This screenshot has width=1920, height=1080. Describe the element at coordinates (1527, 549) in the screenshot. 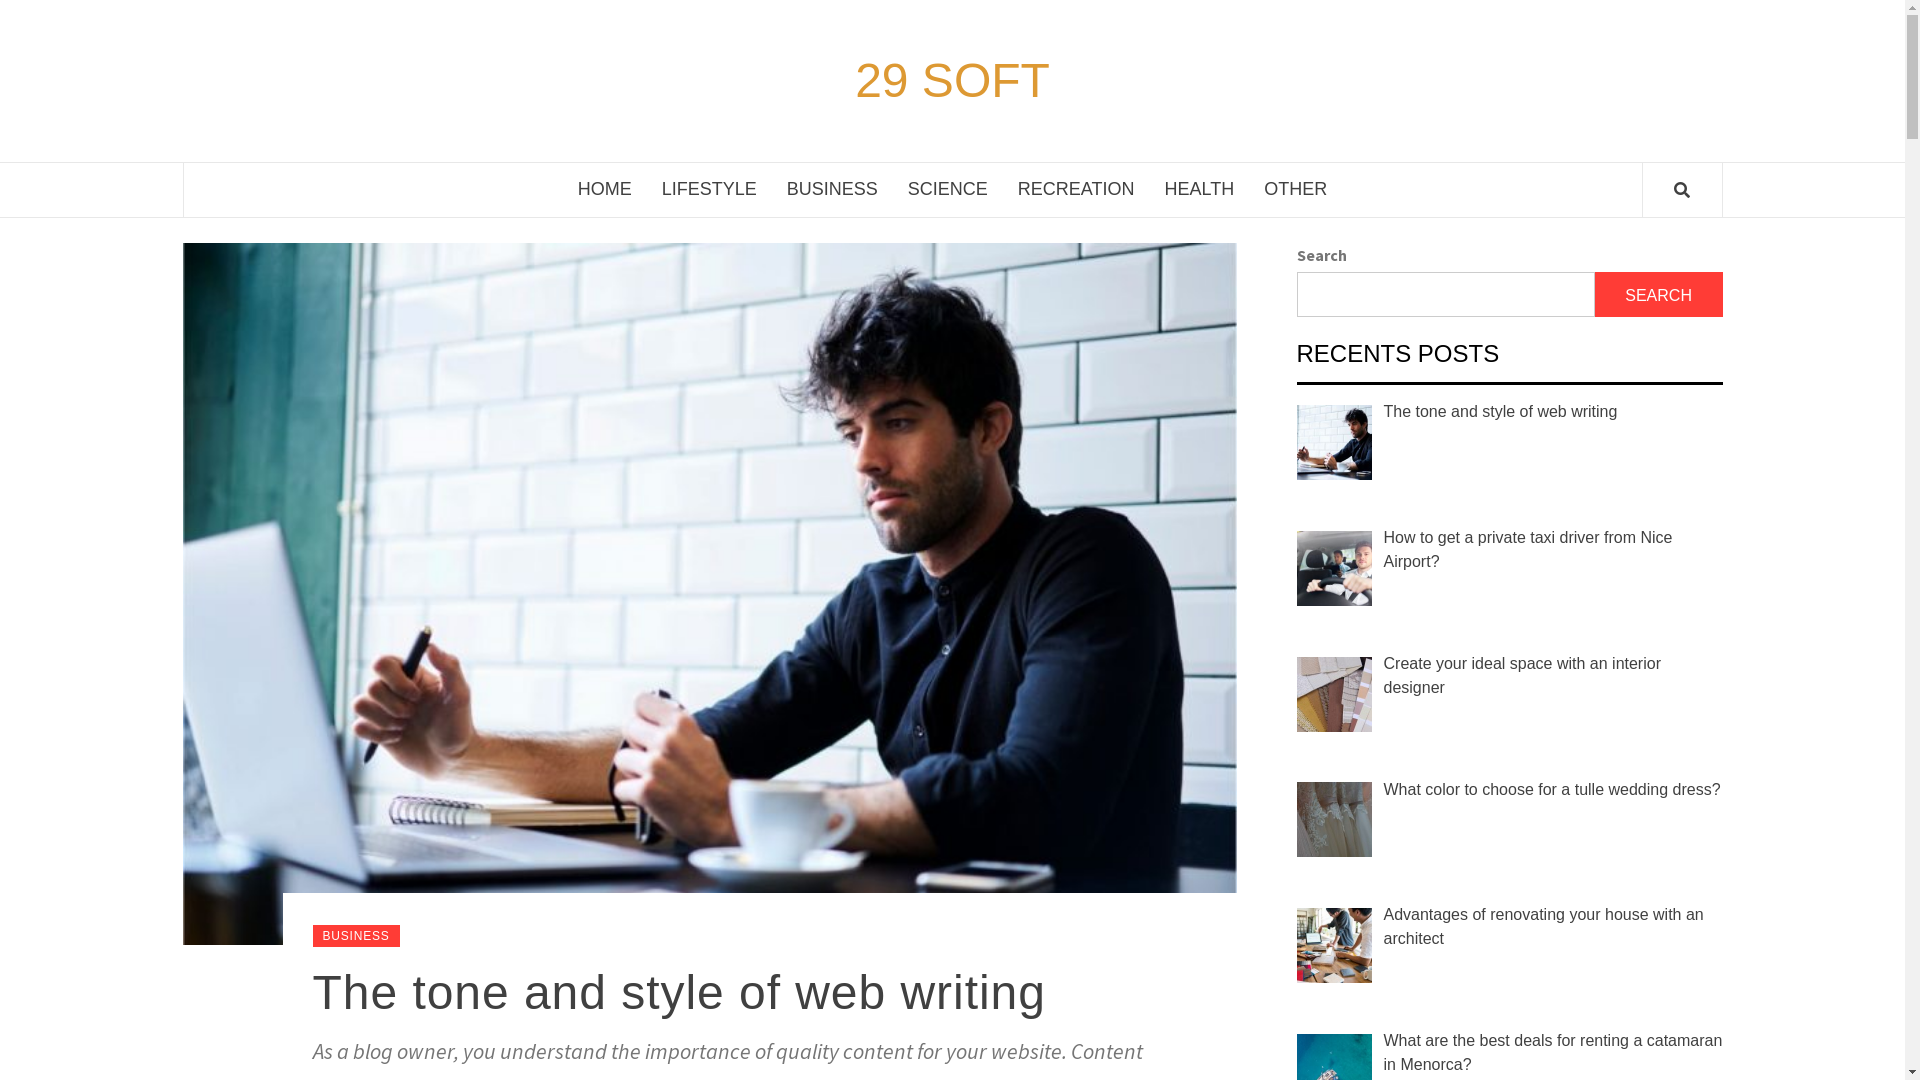

I see `'How to get a private taxi driver from Nice Airport?'` at that location.